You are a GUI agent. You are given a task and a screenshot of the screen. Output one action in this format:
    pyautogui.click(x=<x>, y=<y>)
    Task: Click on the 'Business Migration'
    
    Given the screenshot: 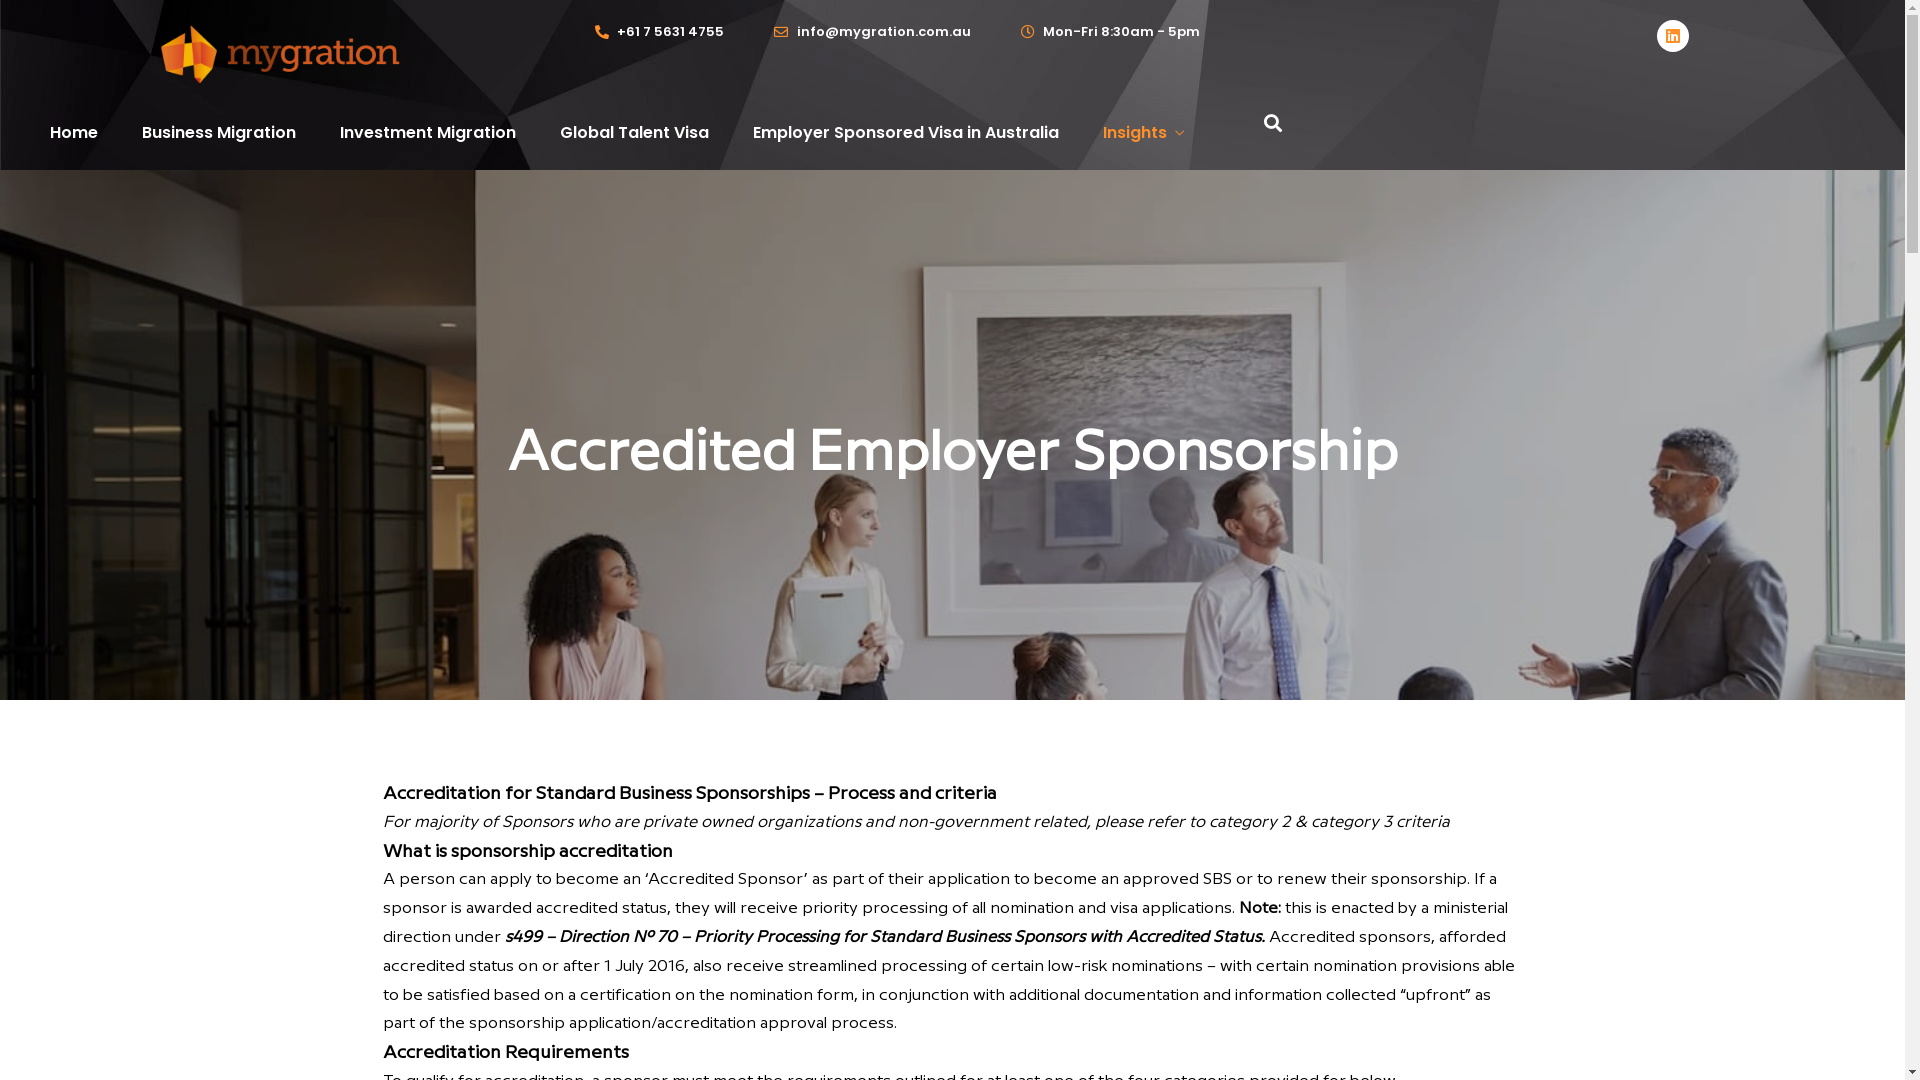 What is the action you would take?
    pyautogui.click(x=141, y=133)
    